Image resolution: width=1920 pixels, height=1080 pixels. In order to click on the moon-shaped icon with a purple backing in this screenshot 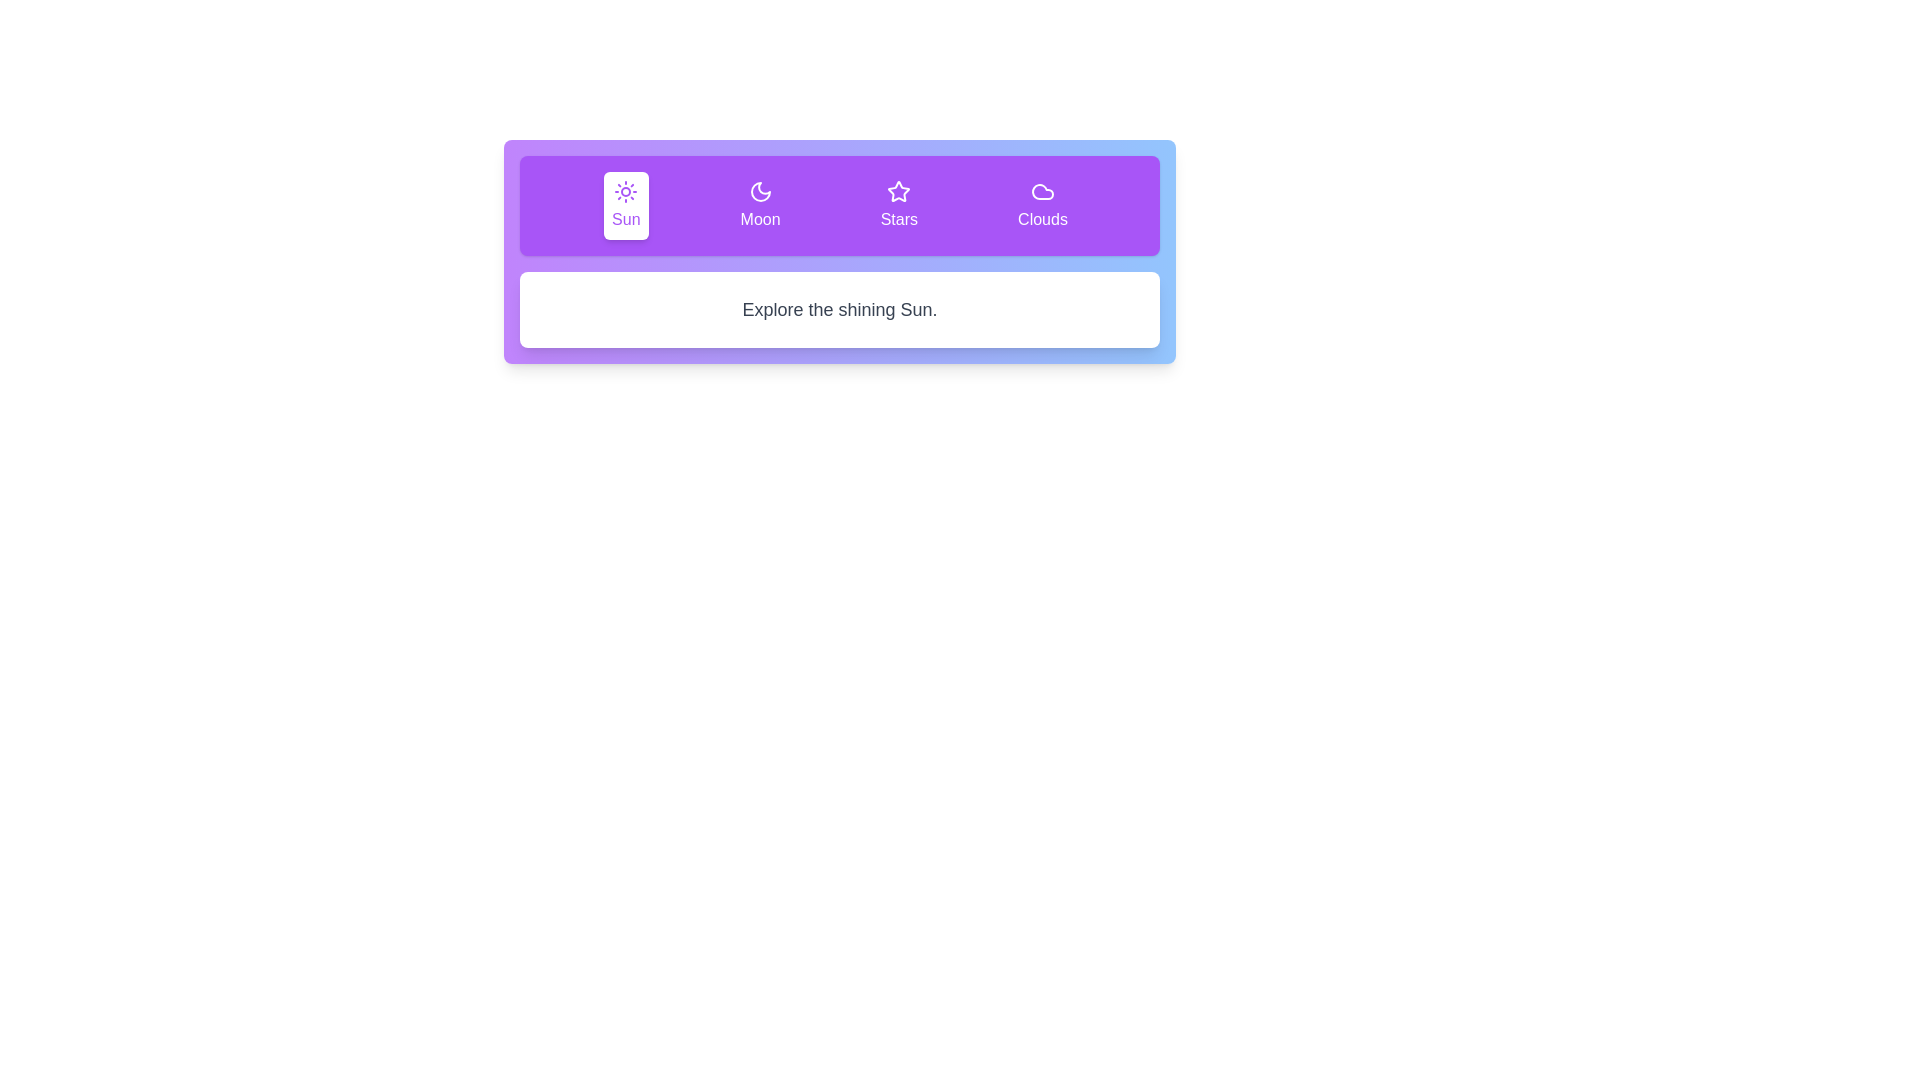, I will do `click(759, 192)`.